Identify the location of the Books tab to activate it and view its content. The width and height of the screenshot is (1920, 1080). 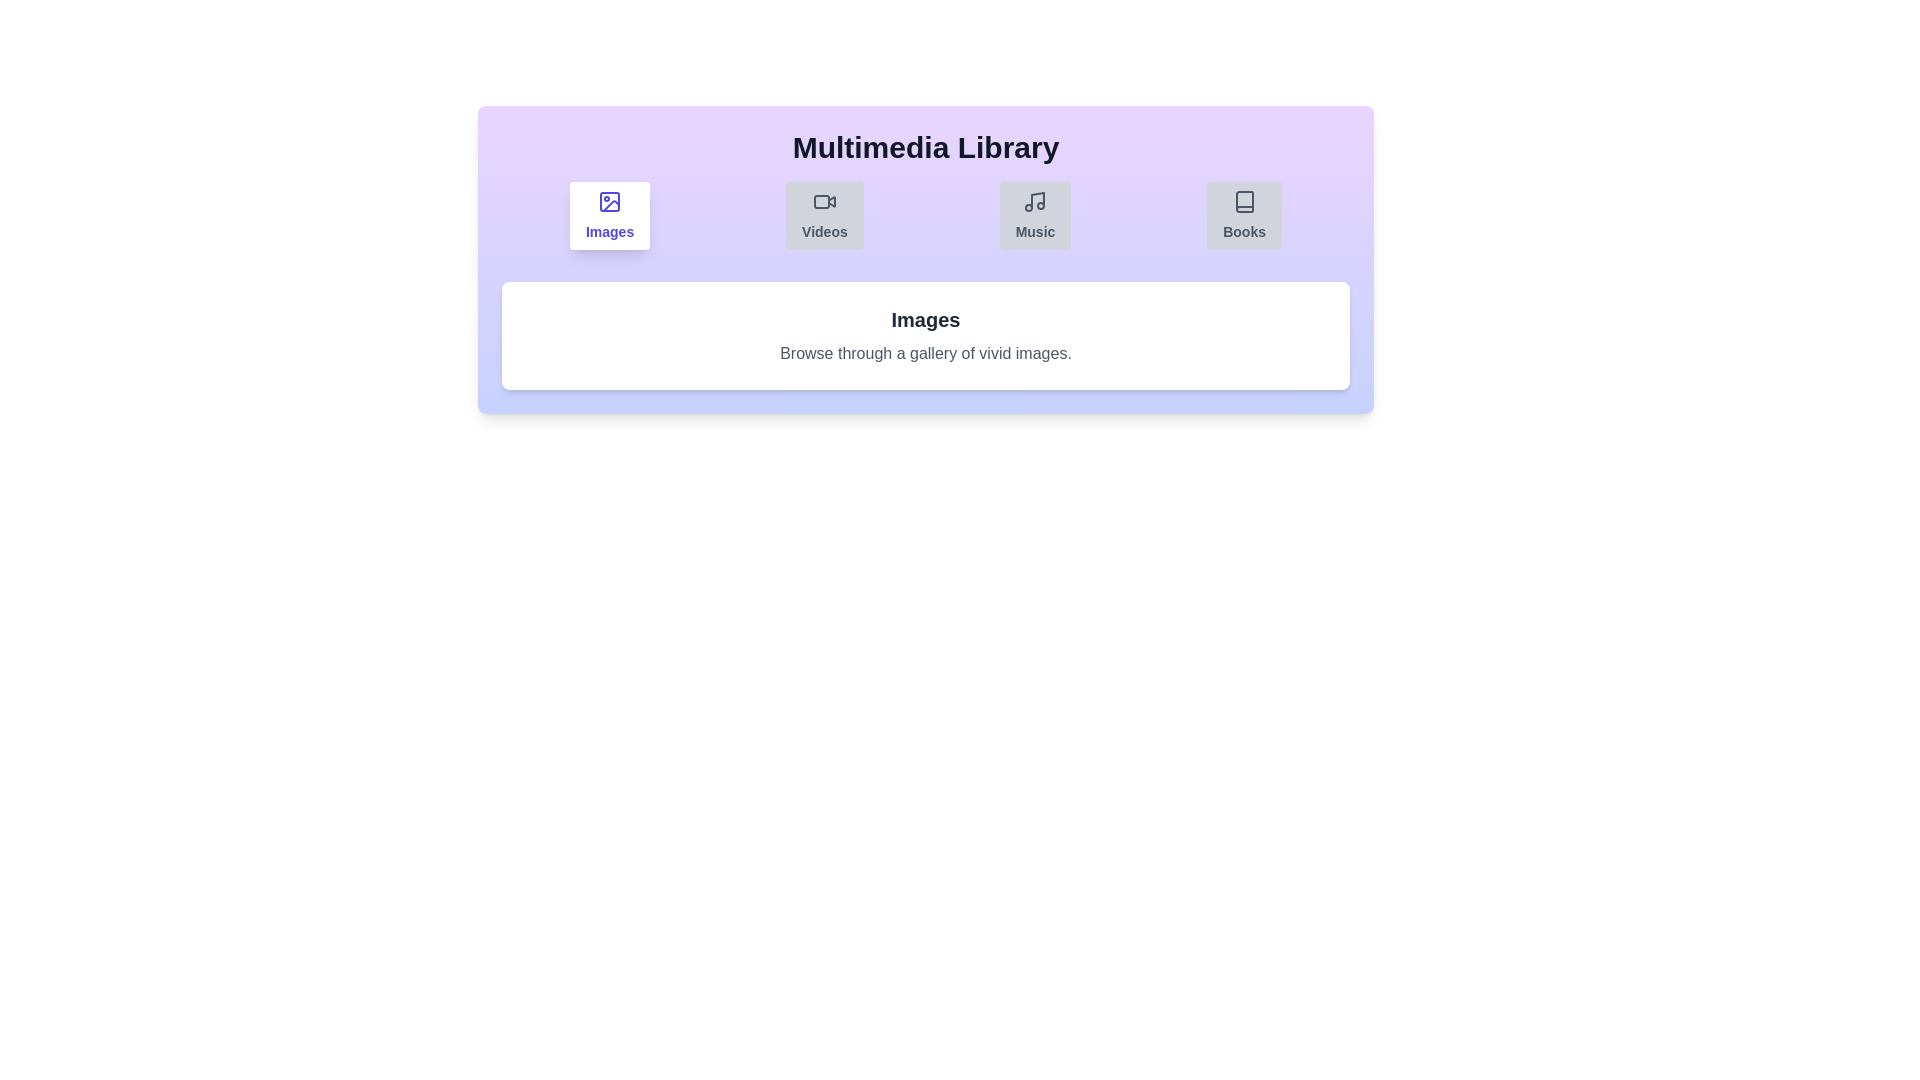
(1243, 216).